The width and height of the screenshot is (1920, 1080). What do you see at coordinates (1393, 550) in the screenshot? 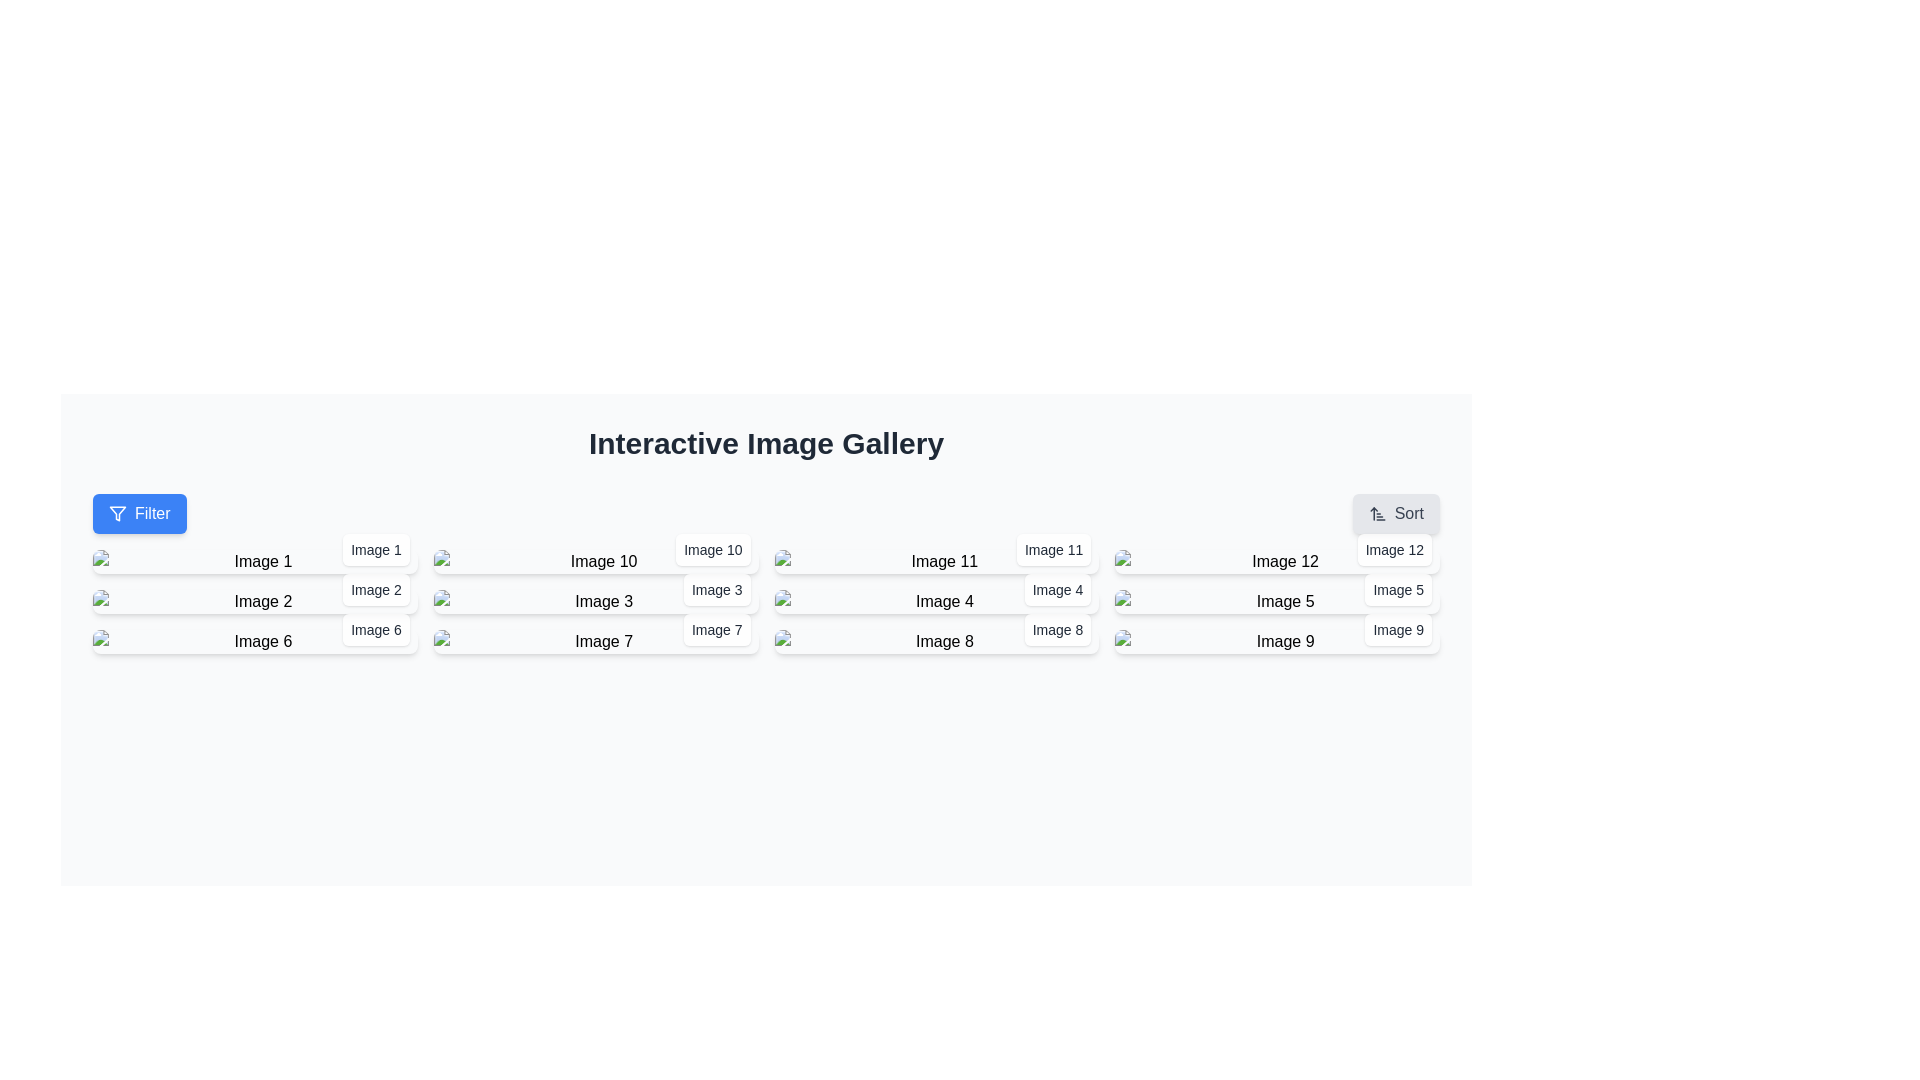
I see `the text label displaying 'Image 12', which is styled with a small font size and gray color, located in the bottom-right corner of the image card` at bounding box center [1393, 550].